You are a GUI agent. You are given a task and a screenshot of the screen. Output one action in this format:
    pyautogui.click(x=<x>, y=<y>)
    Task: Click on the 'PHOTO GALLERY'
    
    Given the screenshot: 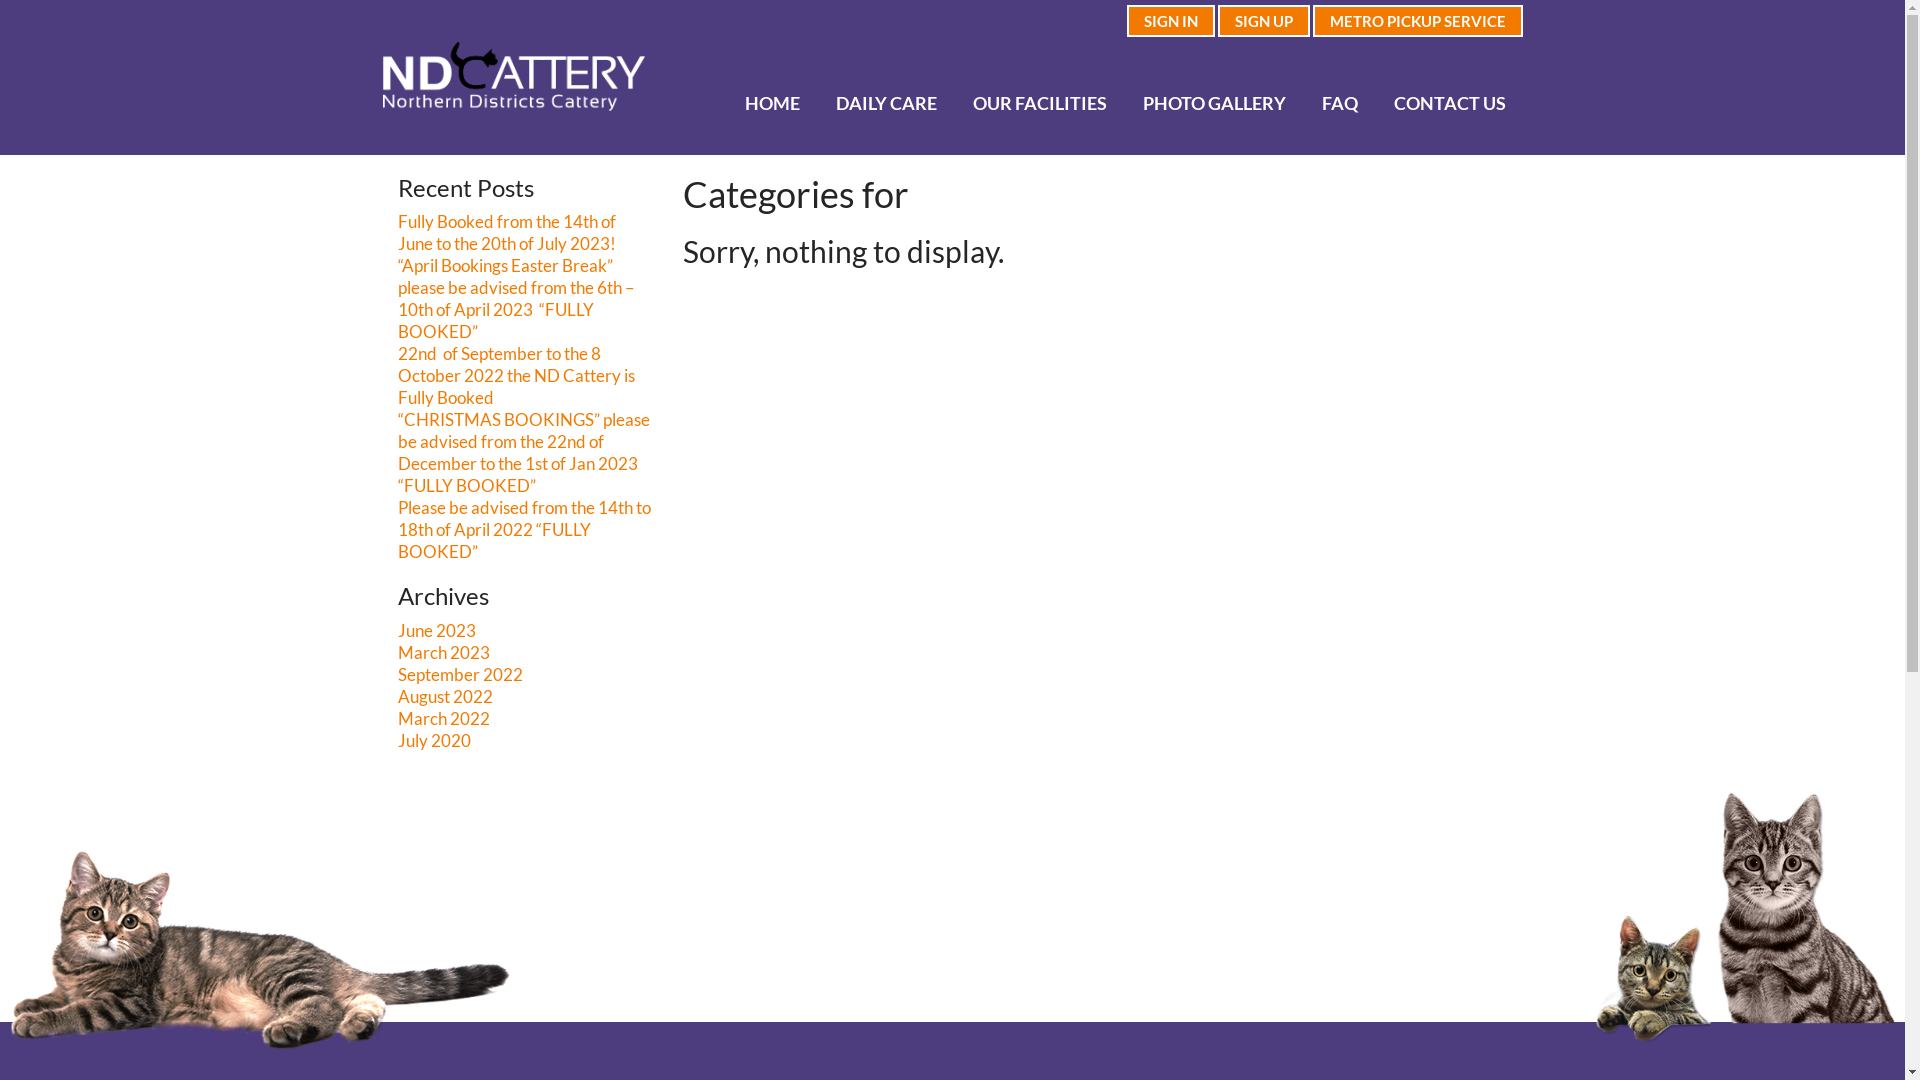 What is the action you would take?
    pyautogui.click(x=1213, y=102)
    